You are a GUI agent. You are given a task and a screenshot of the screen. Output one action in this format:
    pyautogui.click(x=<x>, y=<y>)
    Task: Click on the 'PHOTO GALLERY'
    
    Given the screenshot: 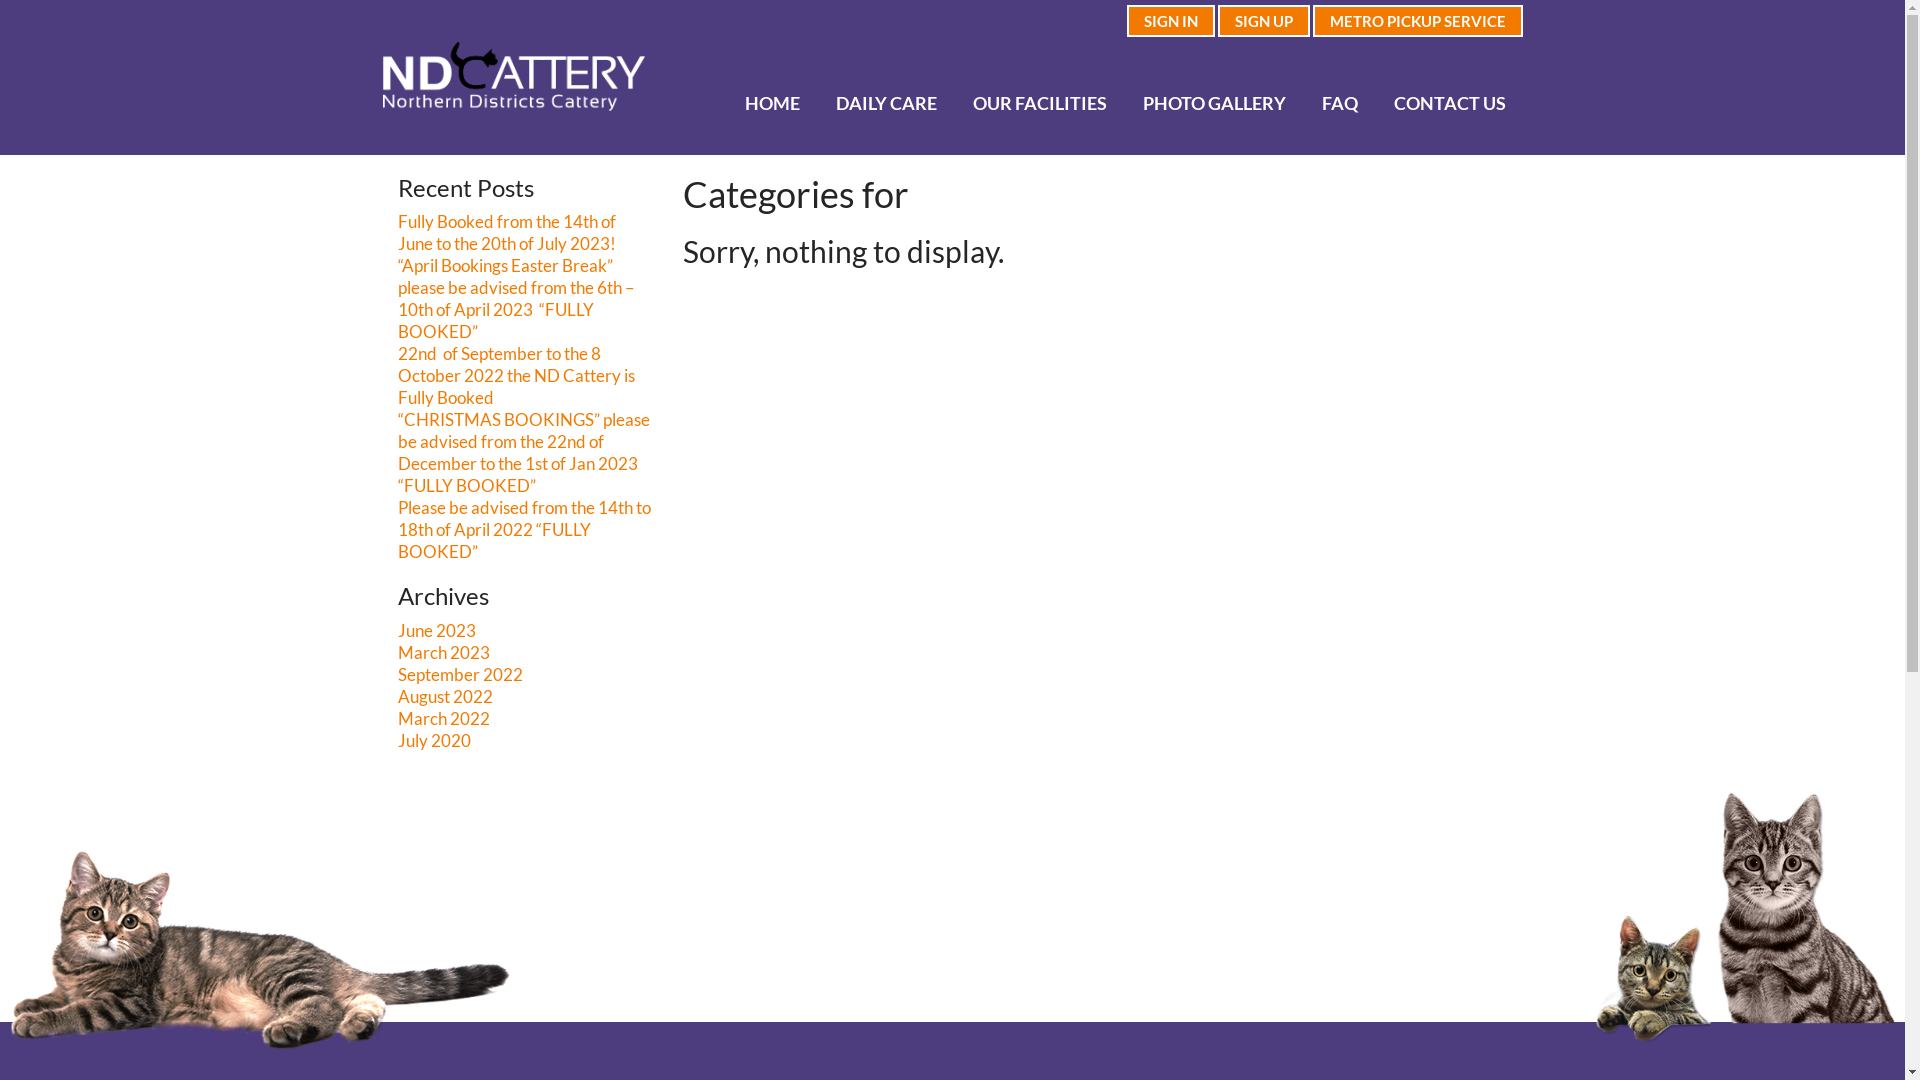 What is the action you would take?
    pyautogui.click(x=1213, y=102)
    